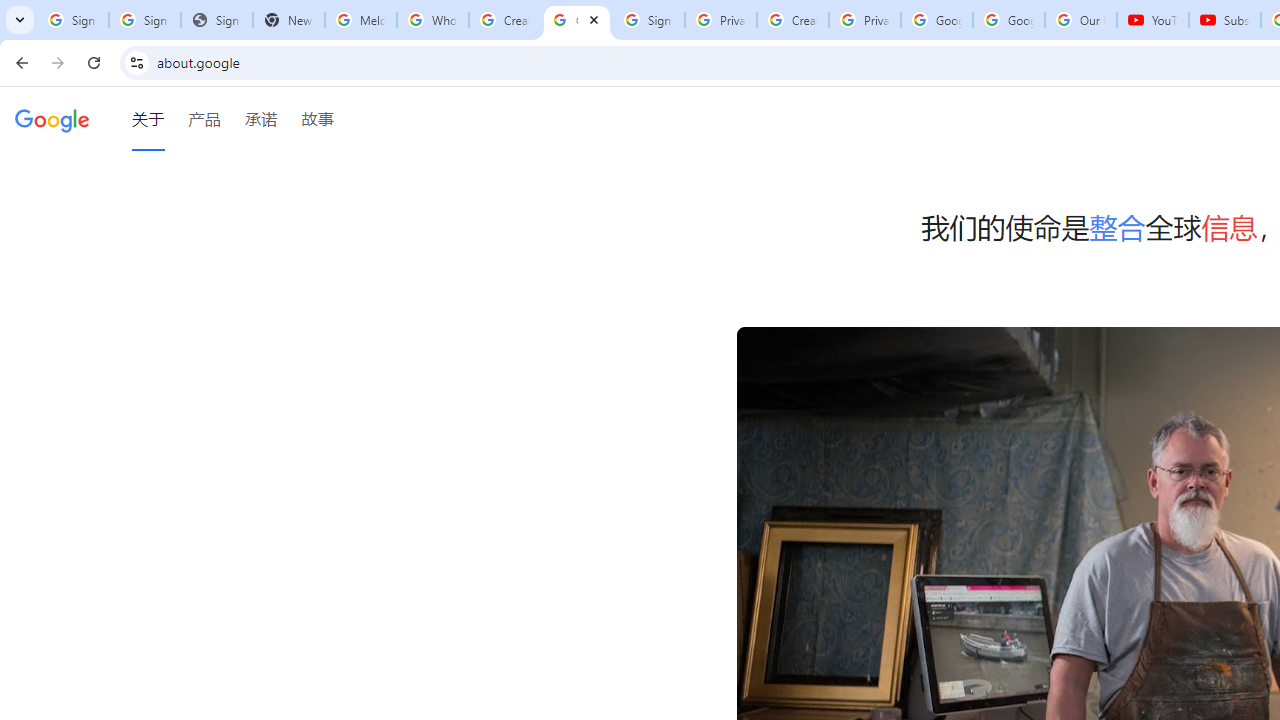  What do you see at coordinates (216, 20) in the screenshot?
I see `'Sign In - USA TODAY'` at bounding box center [216, 20].